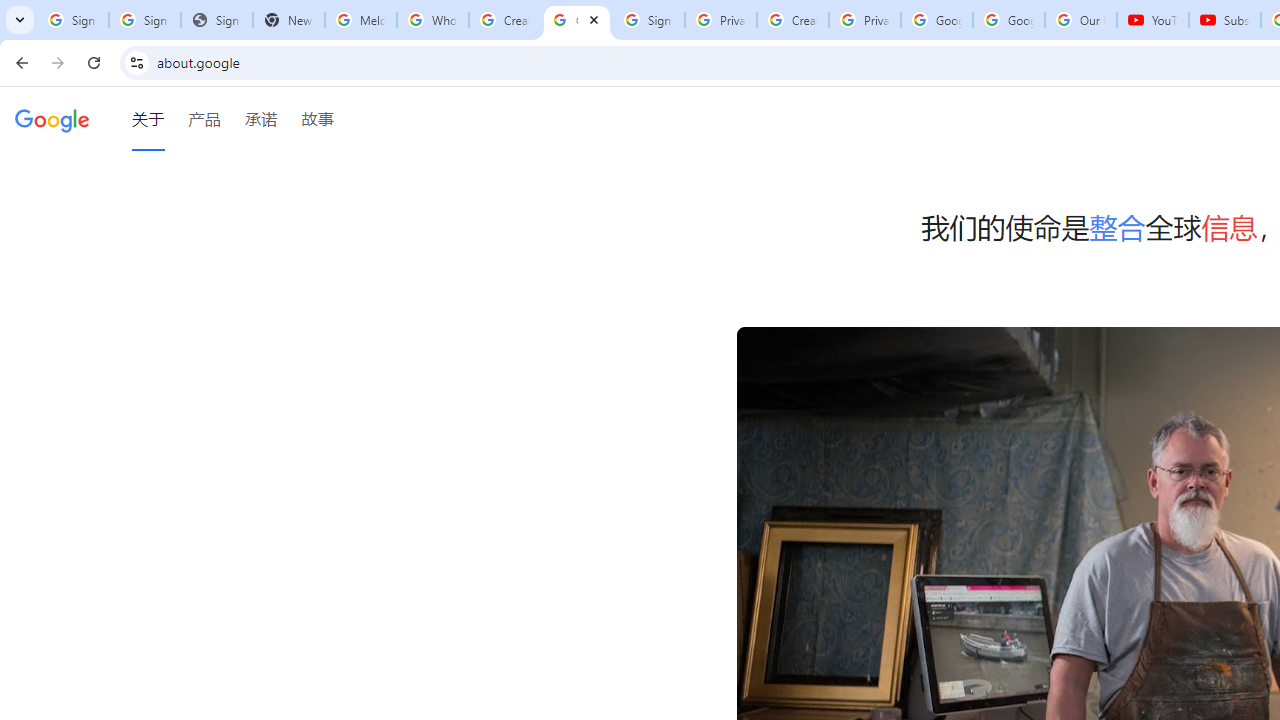  What do you see at coordinates (216, 20) in the screenshot?
I see `'Sign In - USA TODAY'` at bounding box center [216, 20].